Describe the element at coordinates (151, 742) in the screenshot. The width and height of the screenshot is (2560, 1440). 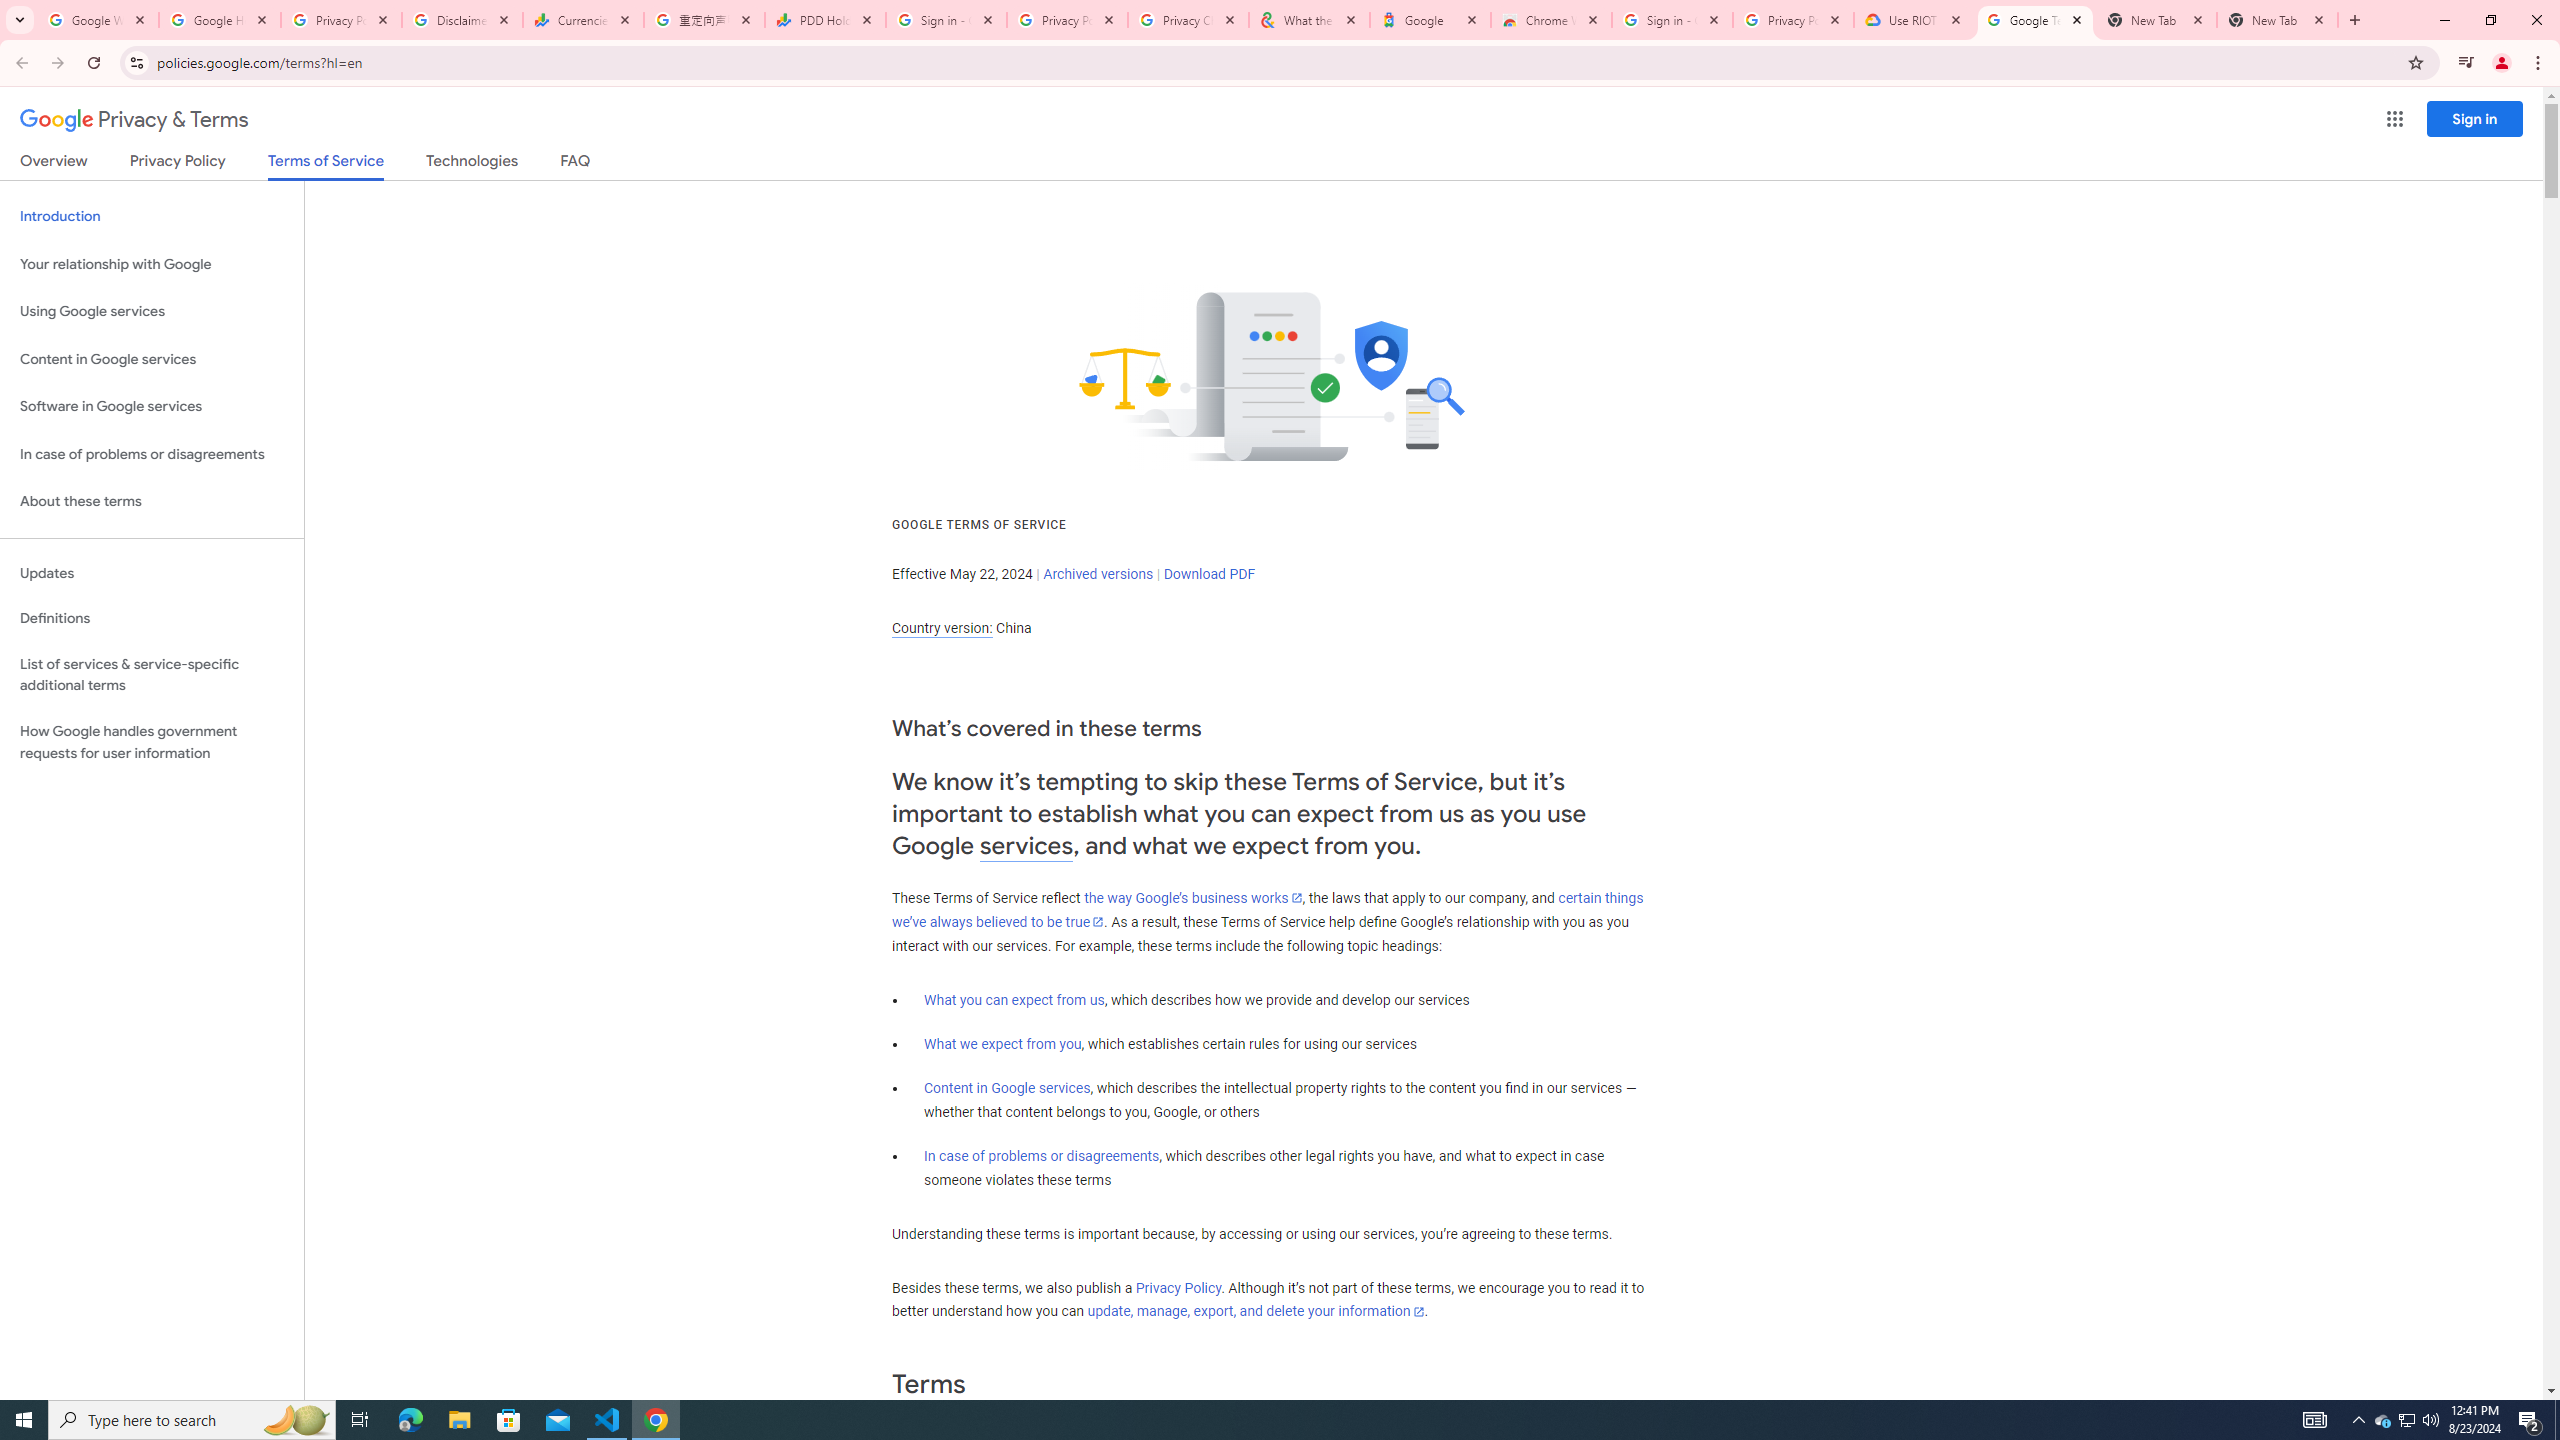
I see `'How Google handles government requests for user information'` at that location.